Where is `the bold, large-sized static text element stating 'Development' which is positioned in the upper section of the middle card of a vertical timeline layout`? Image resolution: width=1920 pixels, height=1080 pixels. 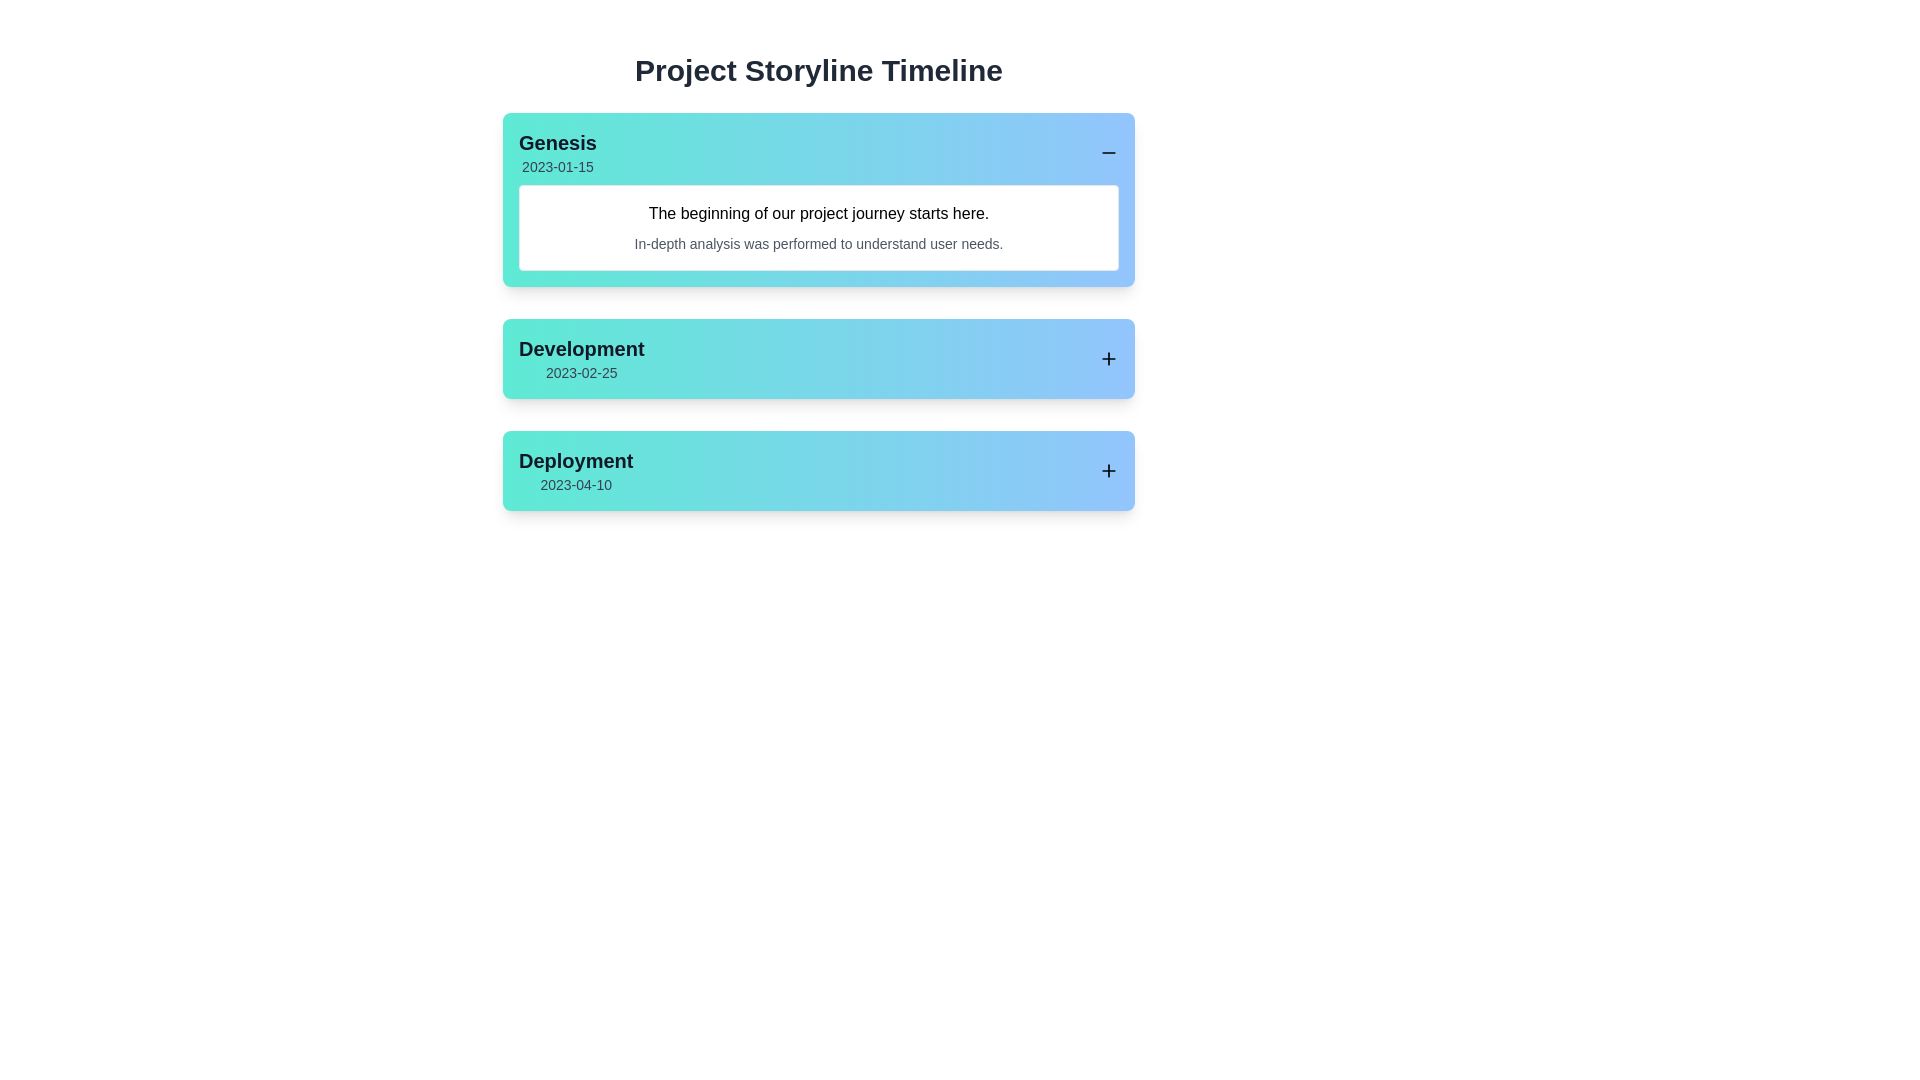 the bold, large-sized static text element stating 'Development' which is positioned in the upper section of the middle card of a vertical timeline layout is located at coordinates (580, 347).